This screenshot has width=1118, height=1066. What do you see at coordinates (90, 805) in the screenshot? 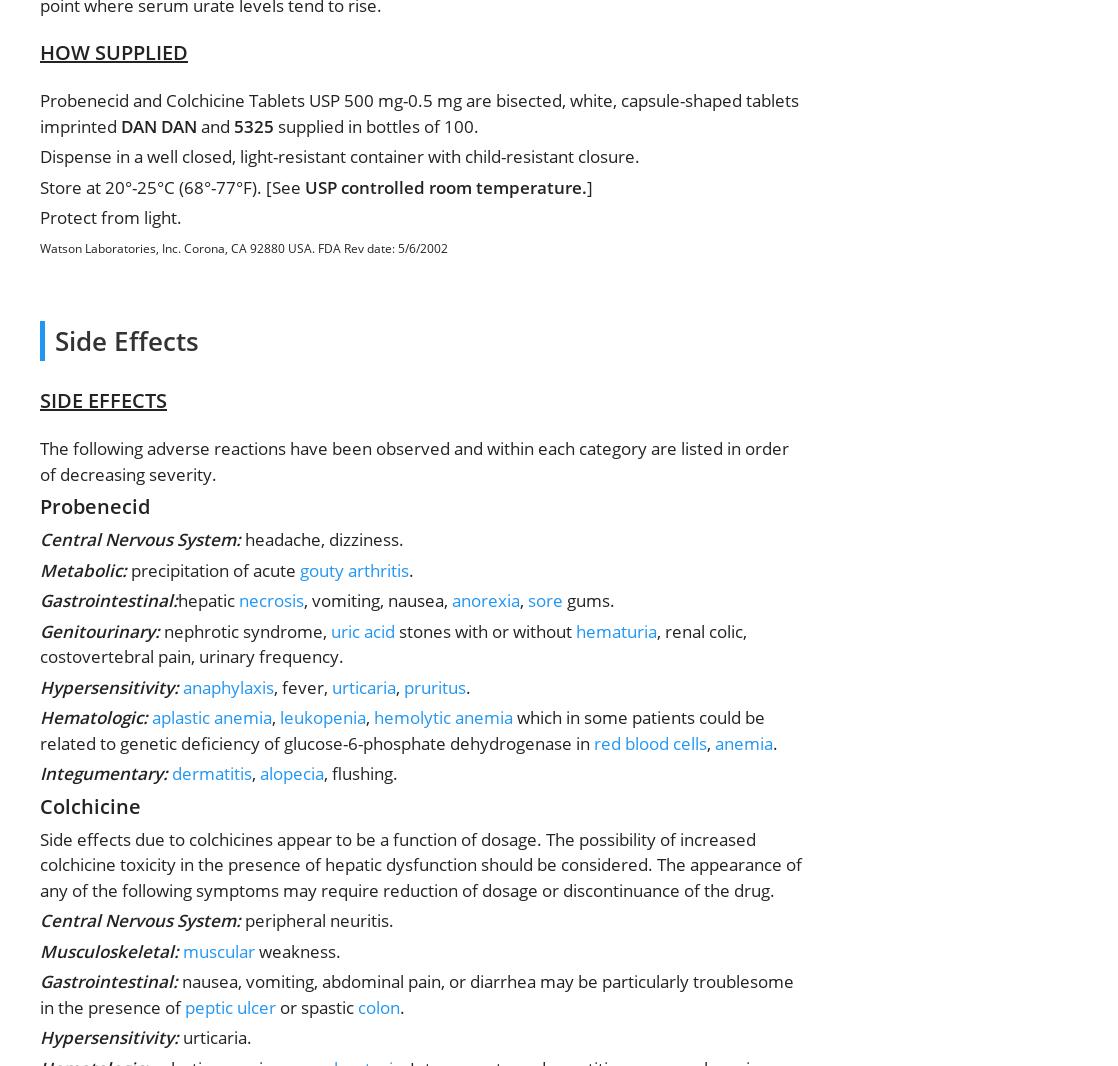
I see `'Colchicine'` at bounding box center [90, 805].